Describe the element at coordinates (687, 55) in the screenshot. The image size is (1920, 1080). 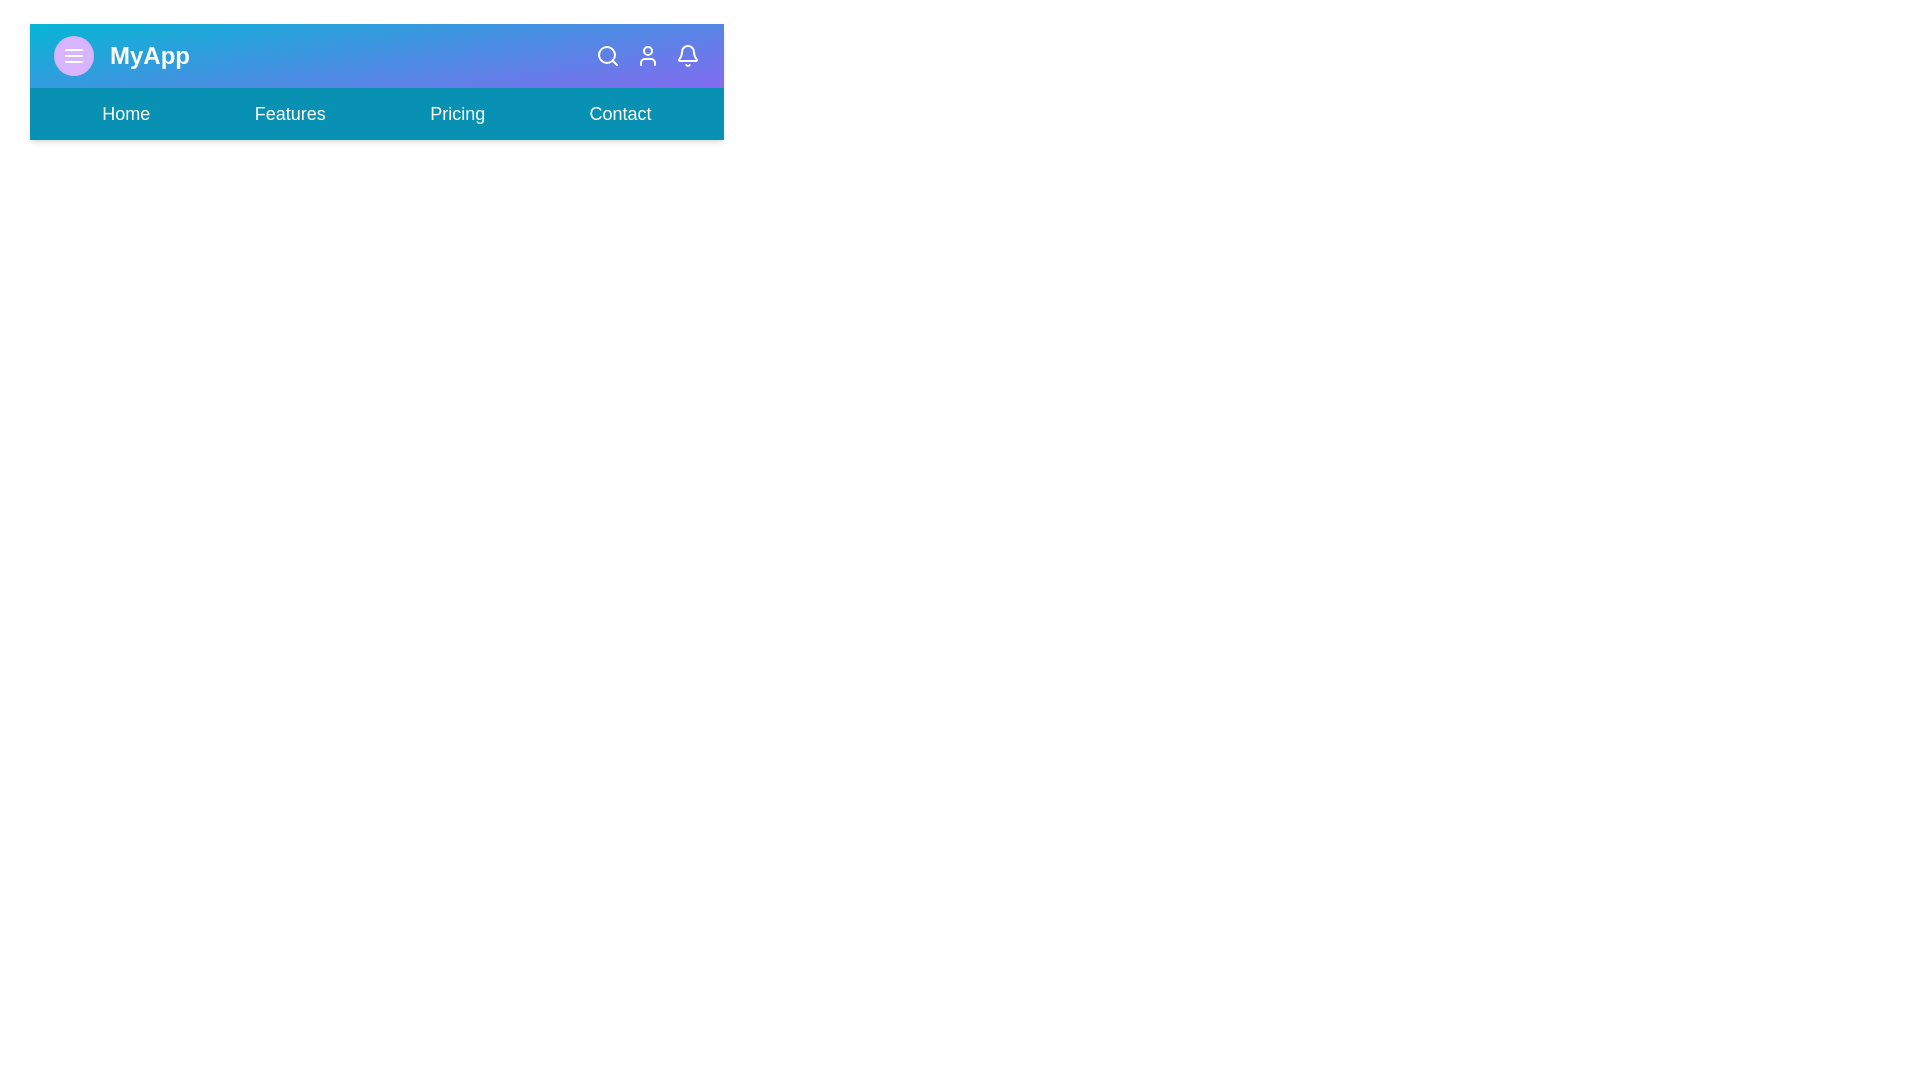
I see `the notification icon in the app bar` at that location.